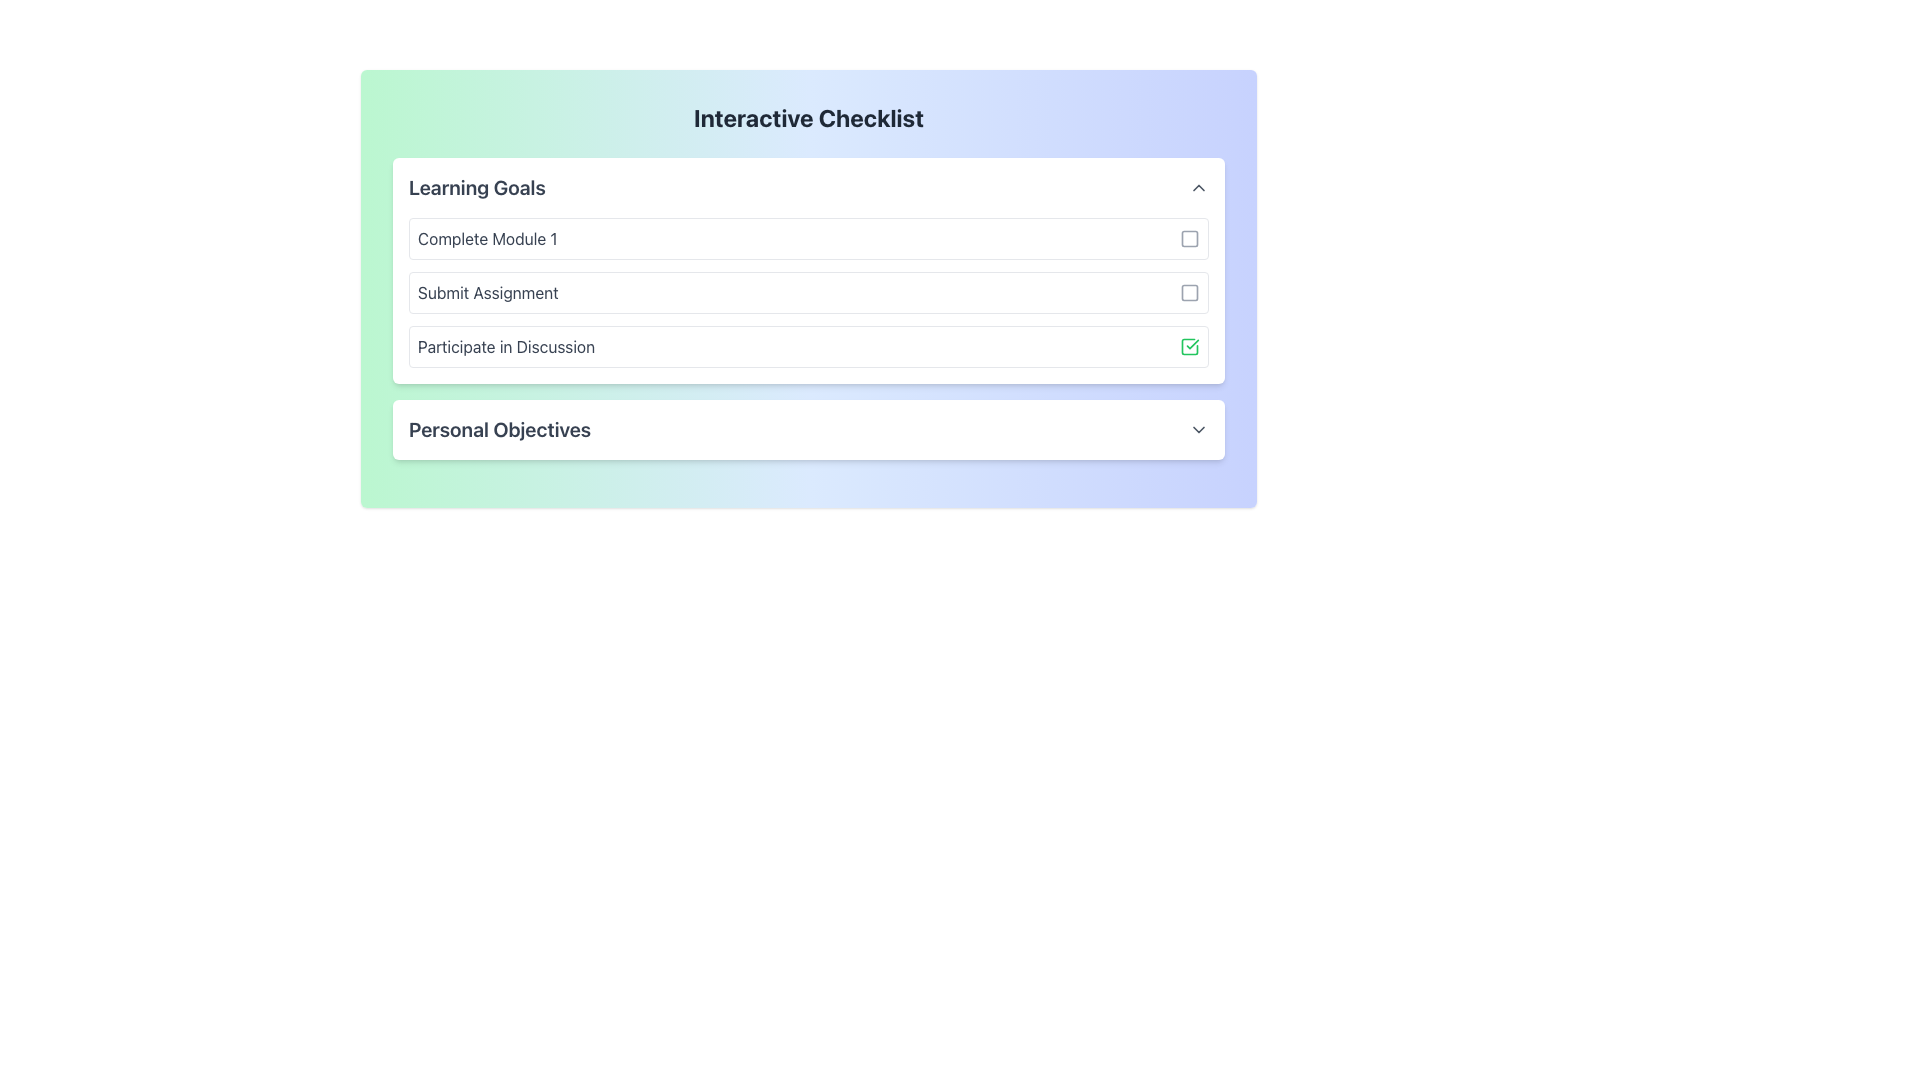 This screenshot has height=1080, width=1920. What do you see at coordinates (1190, 293) in the screenshot?
I see `the second square indicator checkbox next to the 'Submit Assignment' text in the 'Interactive Checklist' area` at bounding box center [1190, 293].